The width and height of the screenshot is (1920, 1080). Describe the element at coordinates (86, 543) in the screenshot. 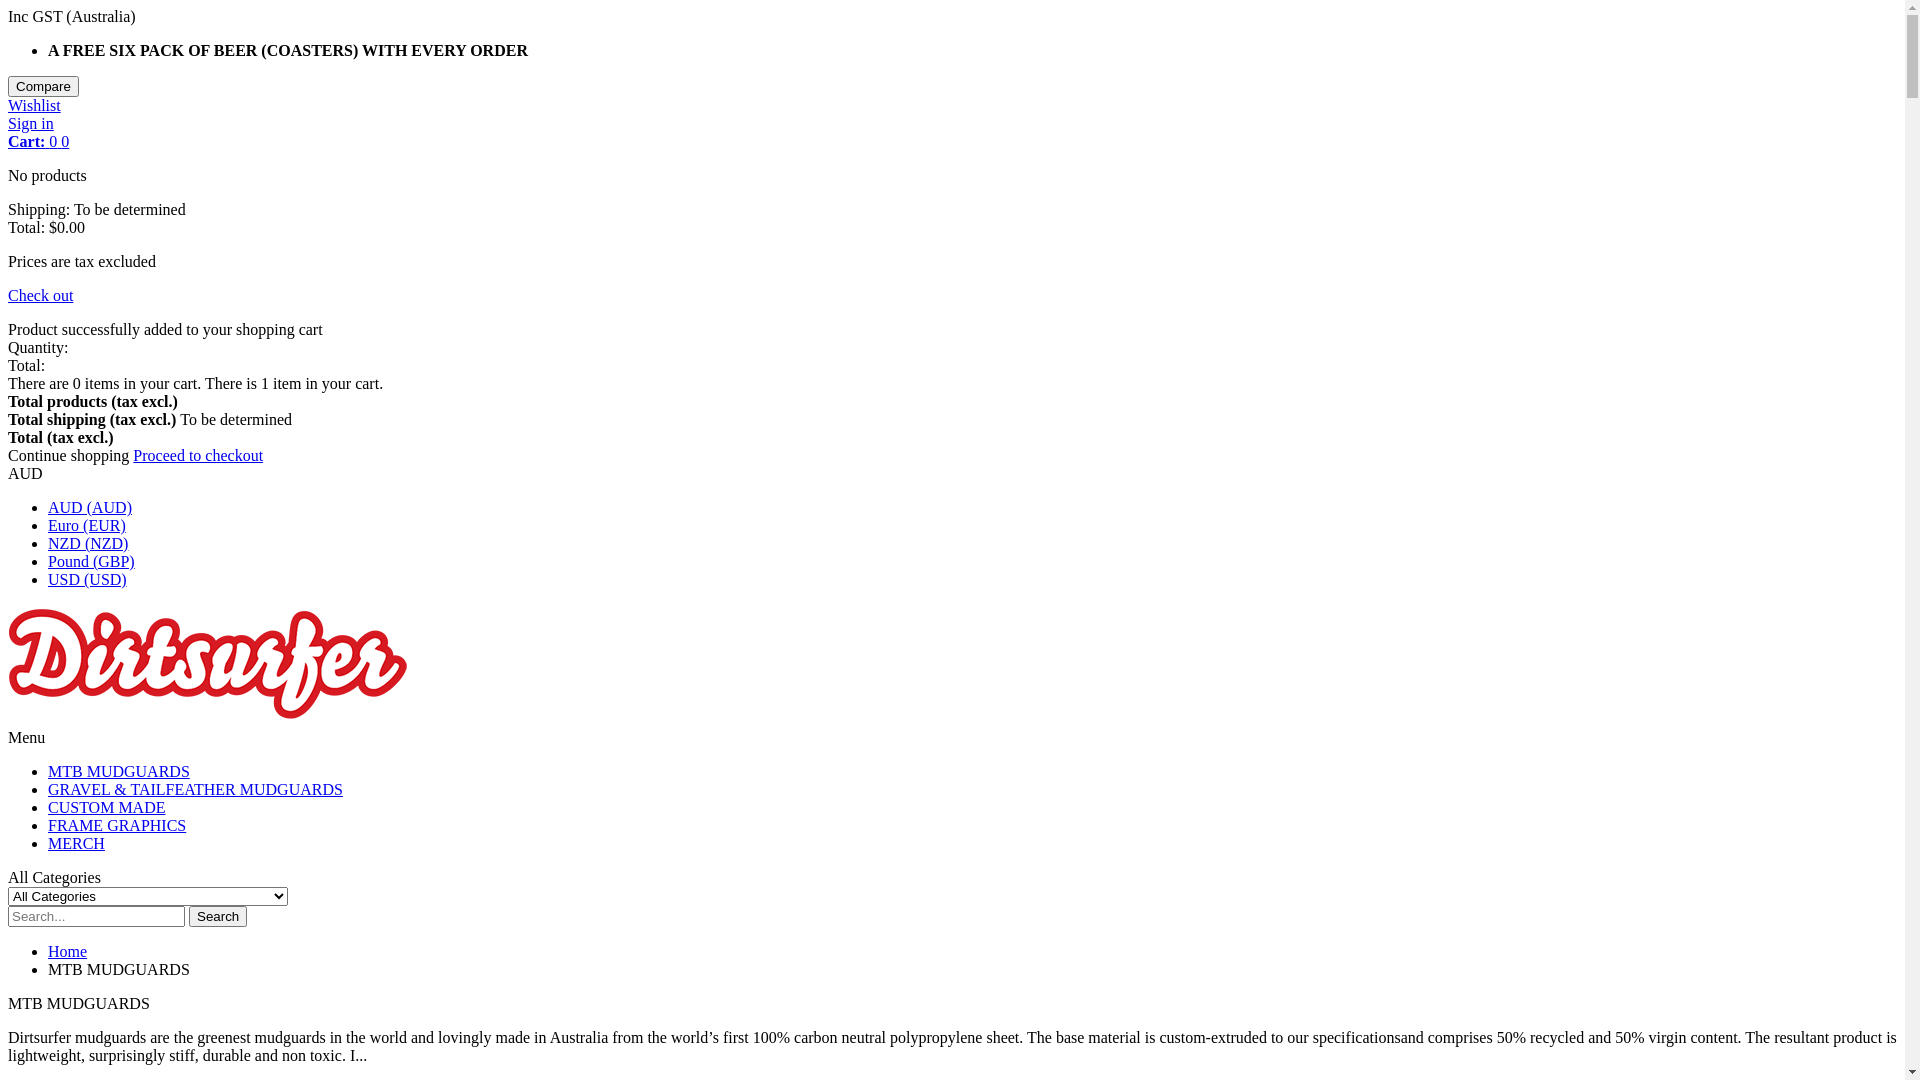

I see `'NZD (NZD)'` at that location.